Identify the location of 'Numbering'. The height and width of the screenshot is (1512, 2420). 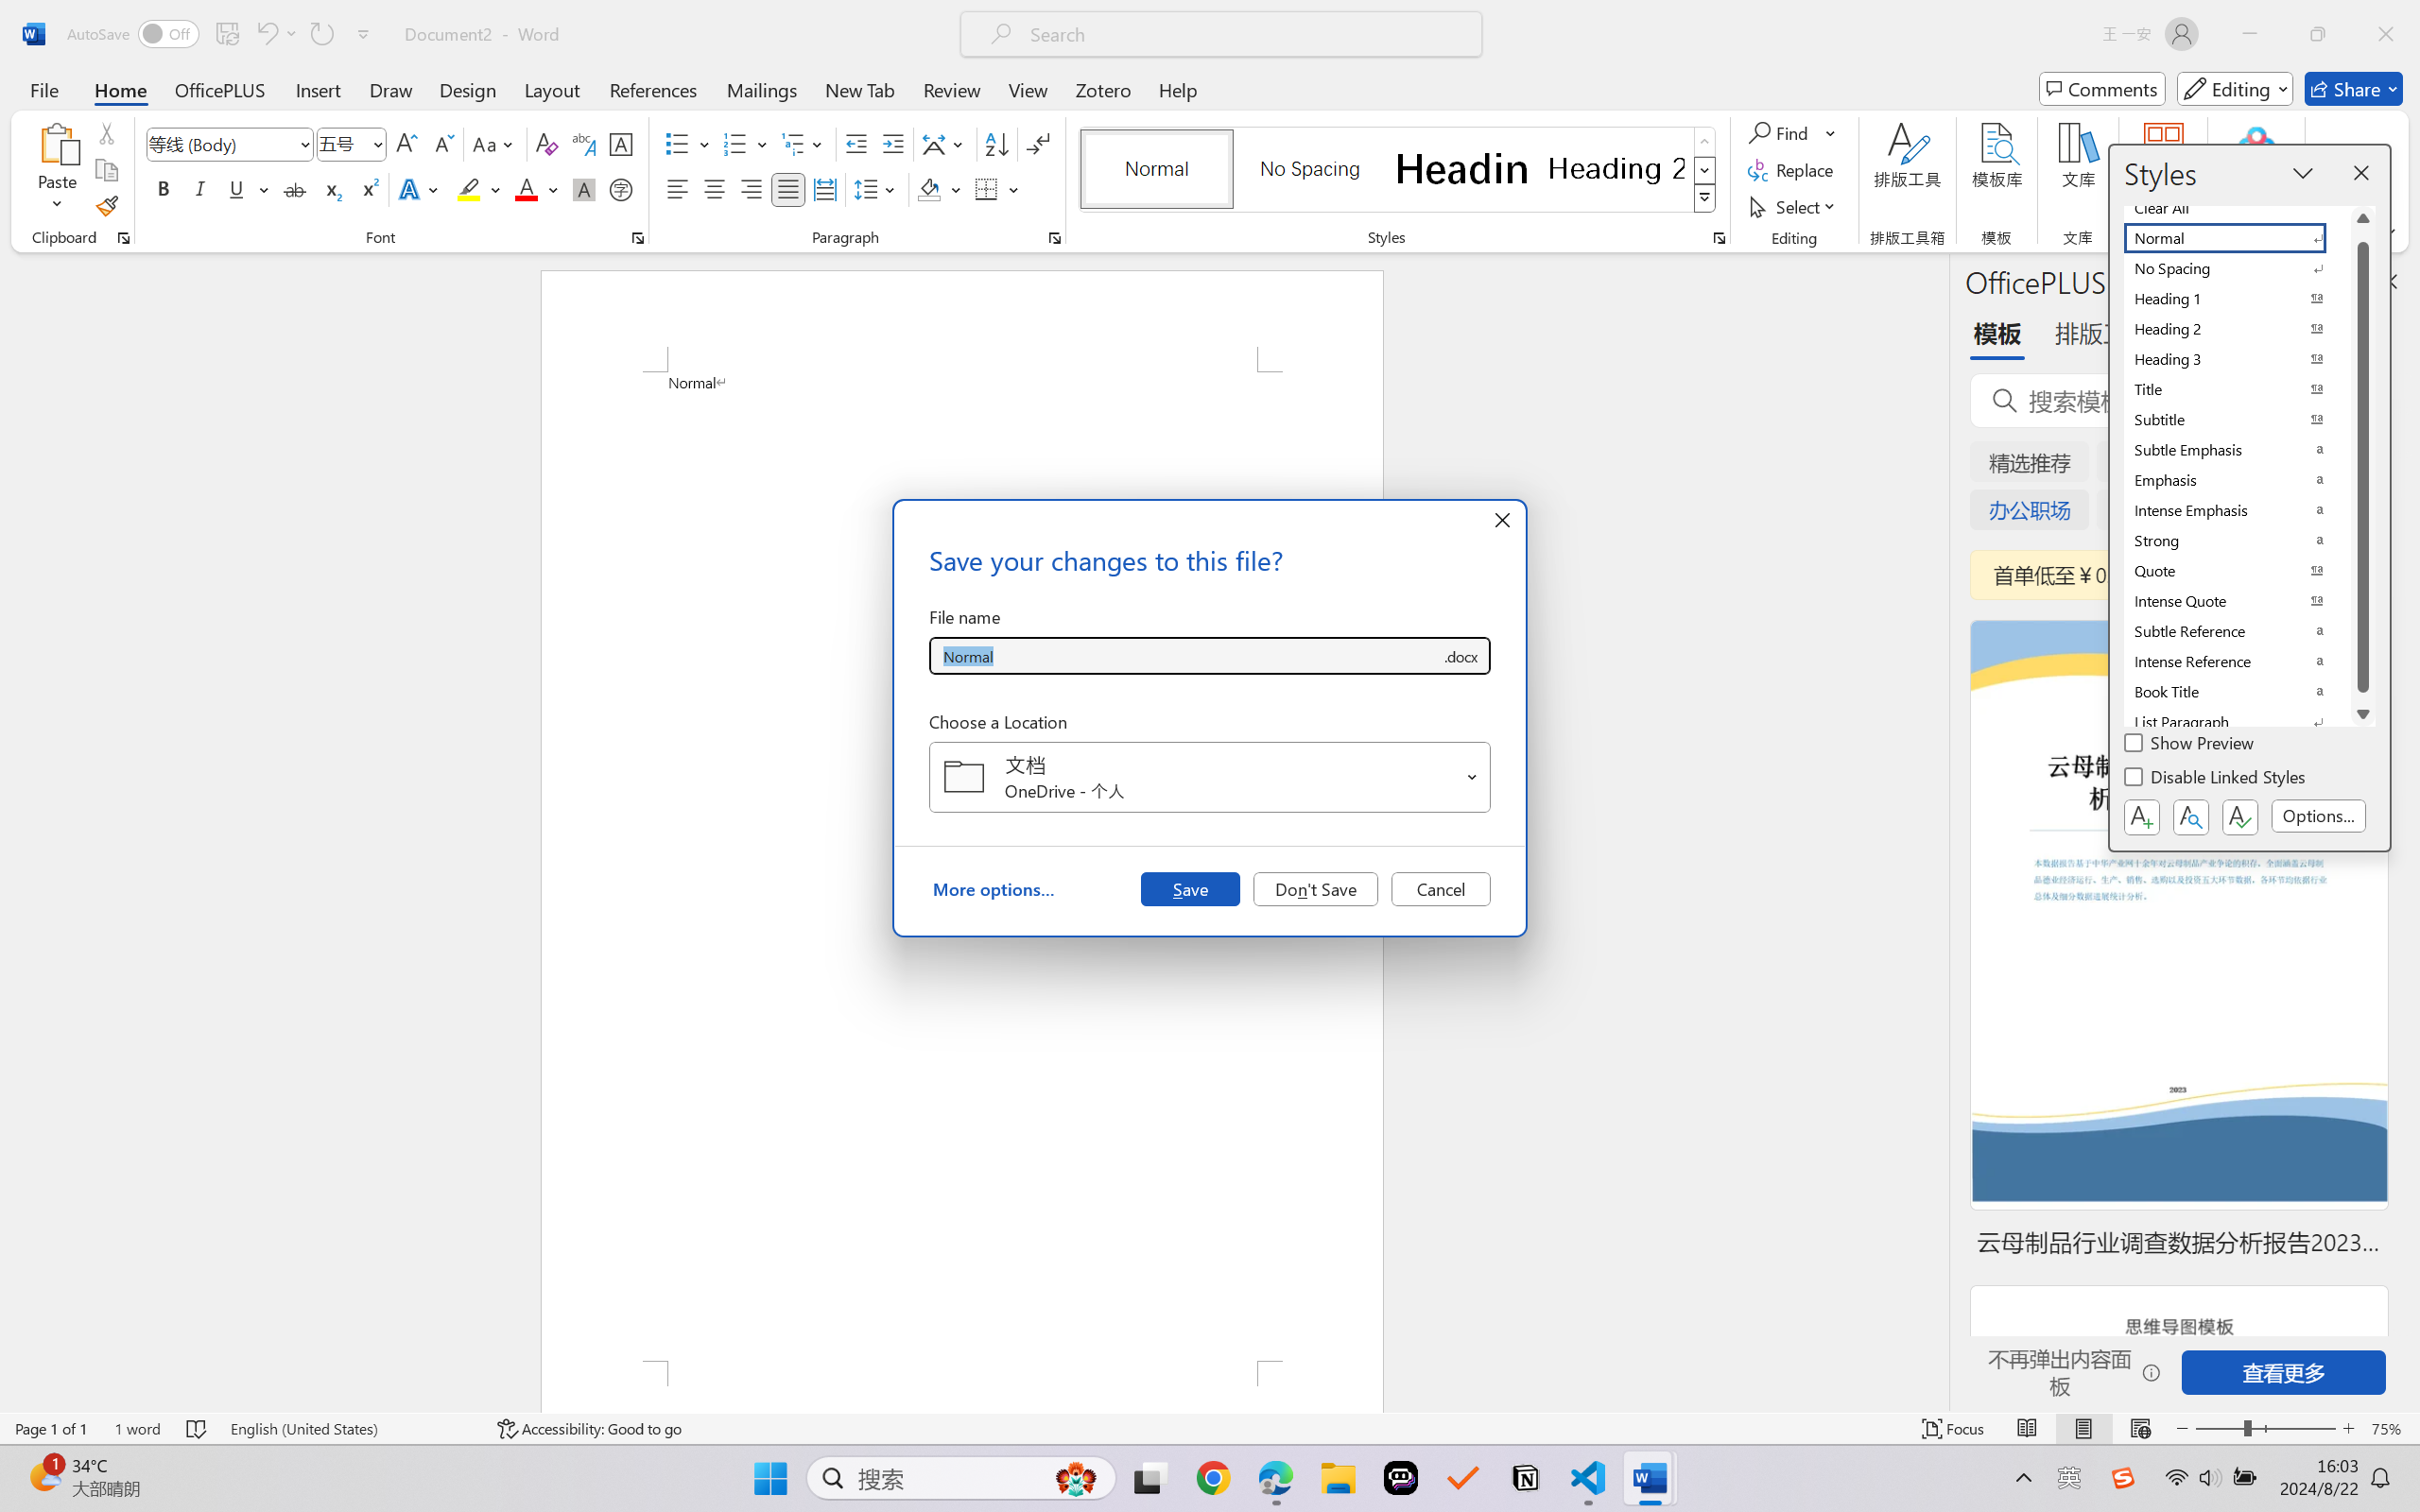
(745, 144).